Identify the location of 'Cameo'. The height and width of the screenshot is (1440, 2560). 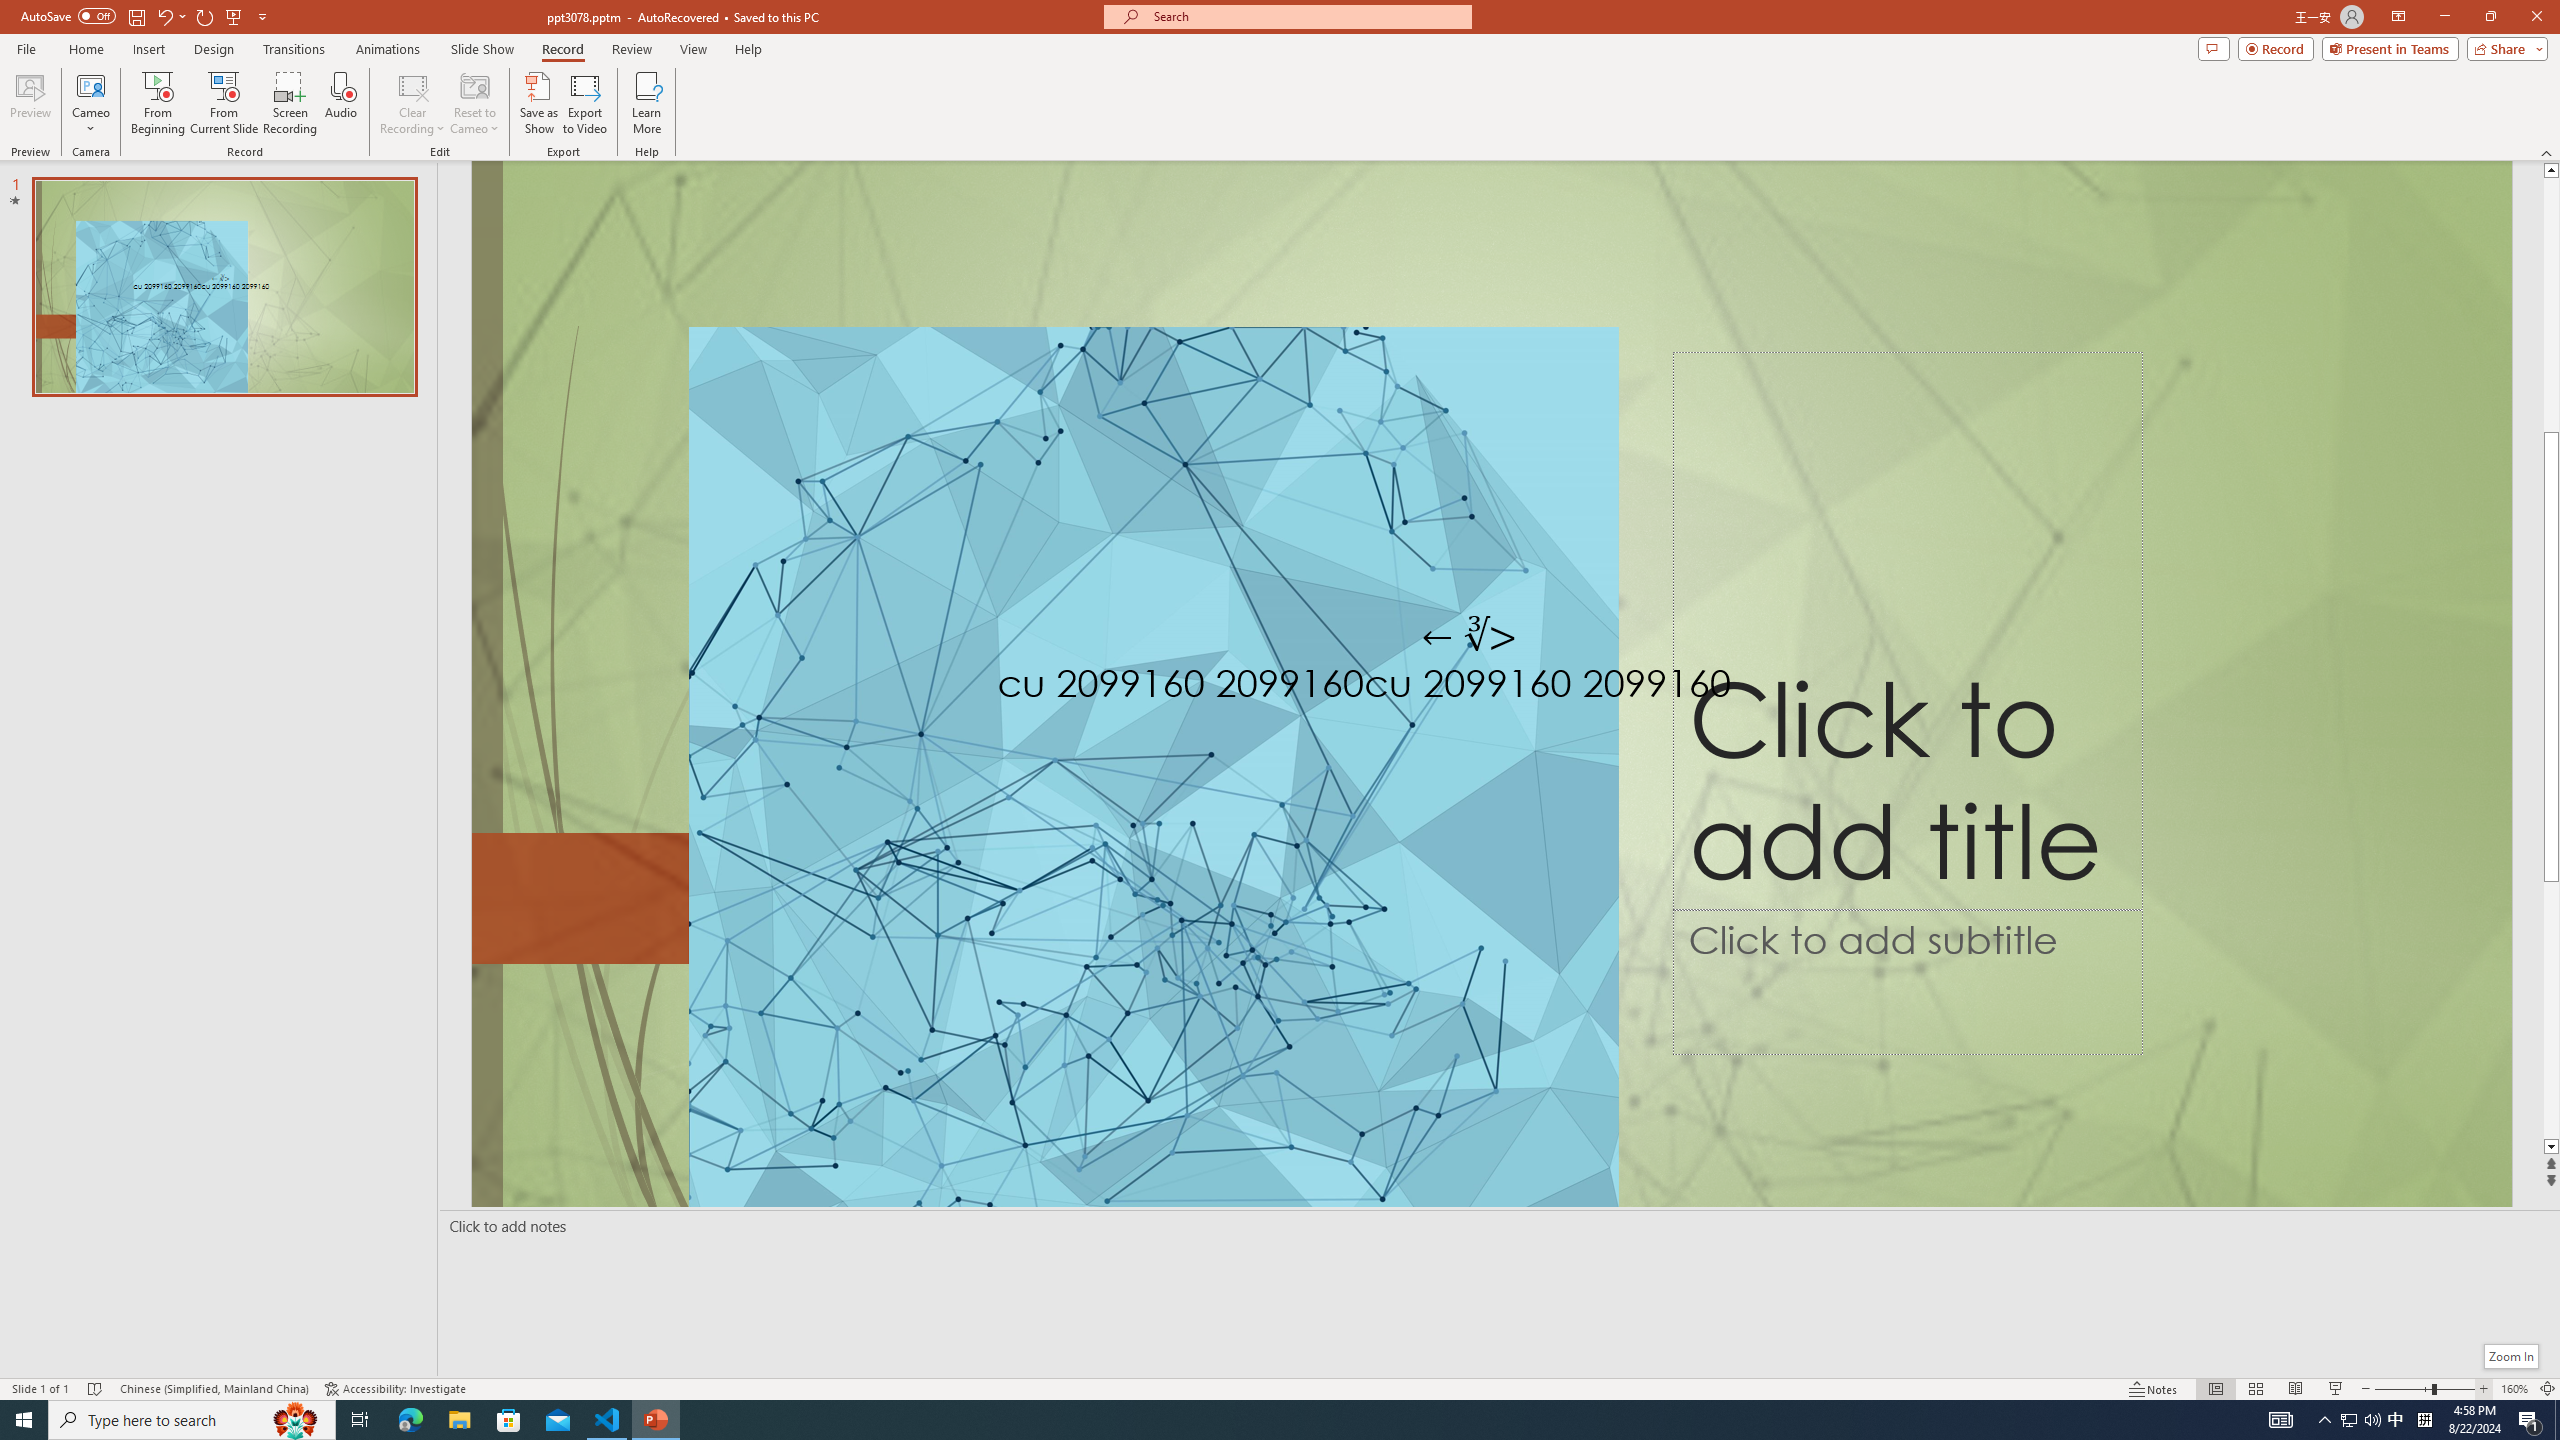
(89, 84).